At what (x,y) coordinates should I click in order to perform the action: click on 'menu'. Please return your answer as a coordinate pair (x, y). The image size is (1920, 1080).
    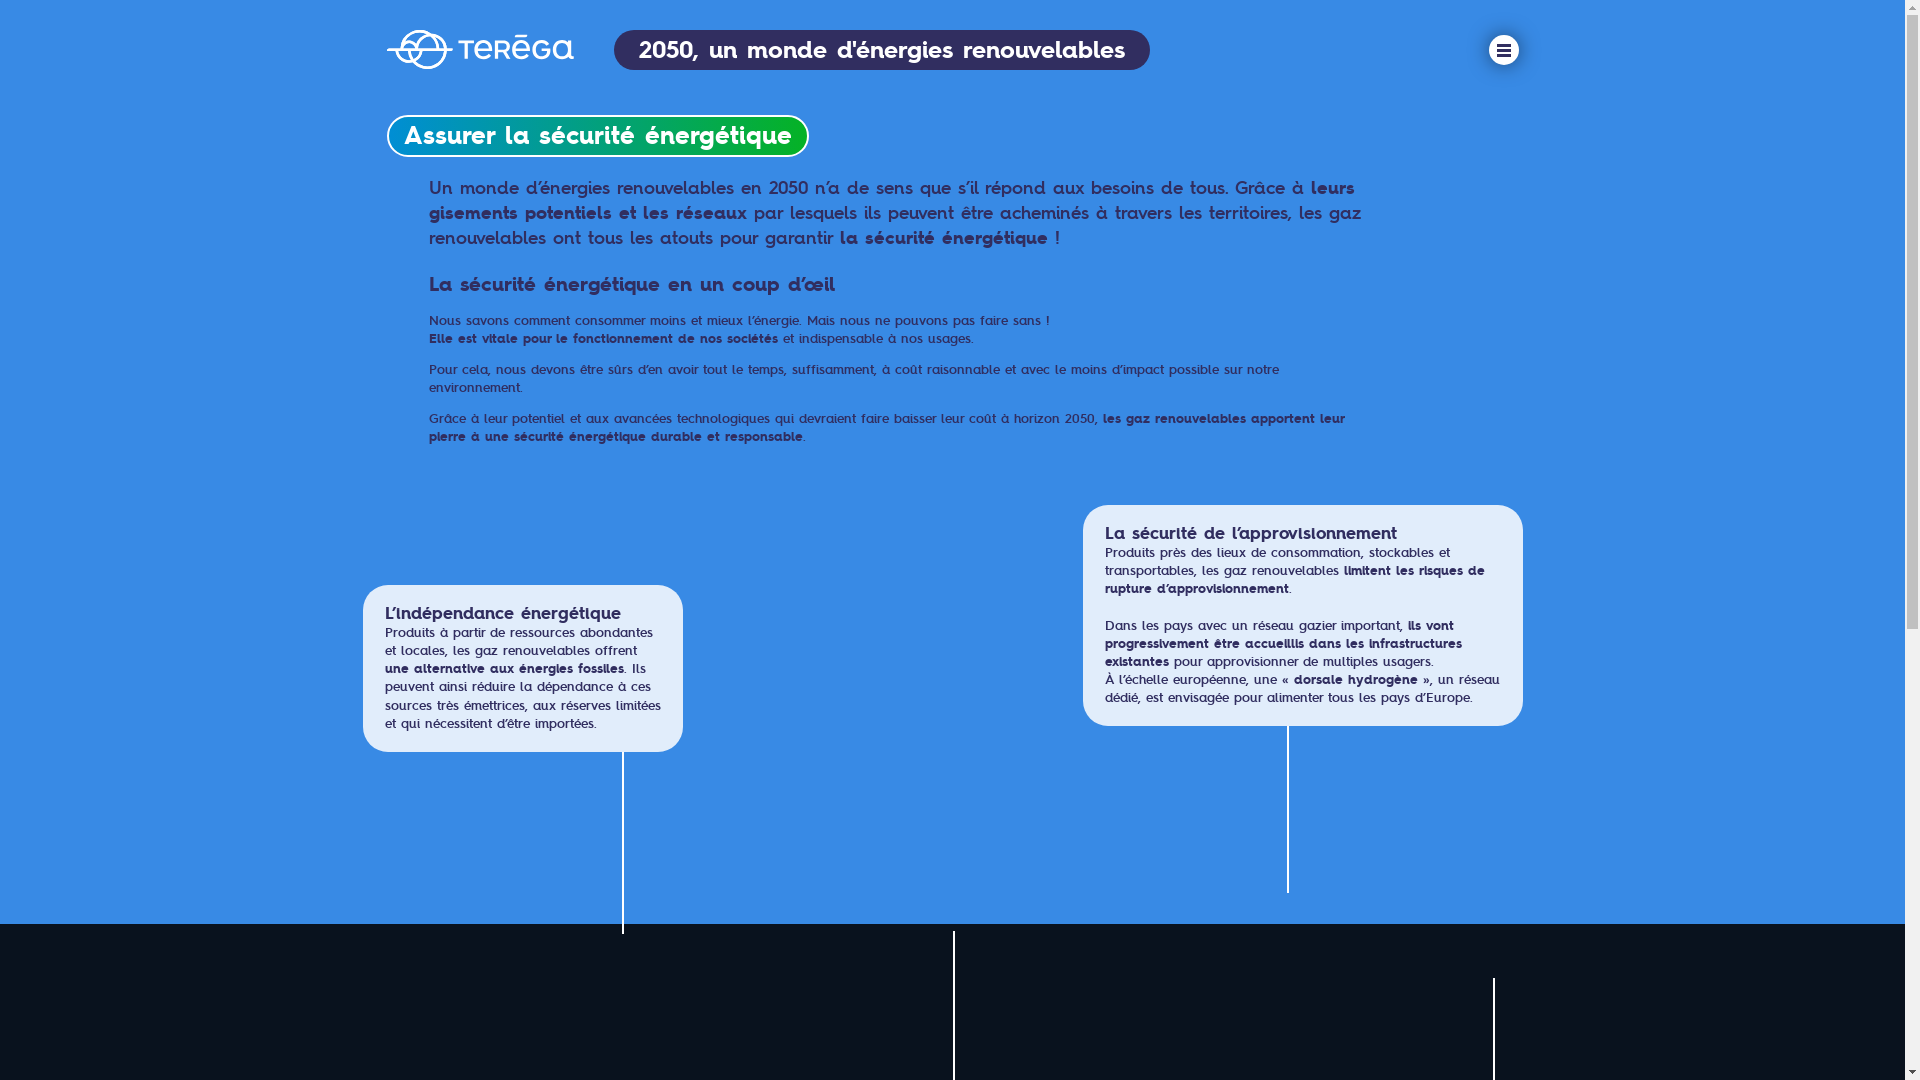
    Looking at the image, I should click on (1502, 49).